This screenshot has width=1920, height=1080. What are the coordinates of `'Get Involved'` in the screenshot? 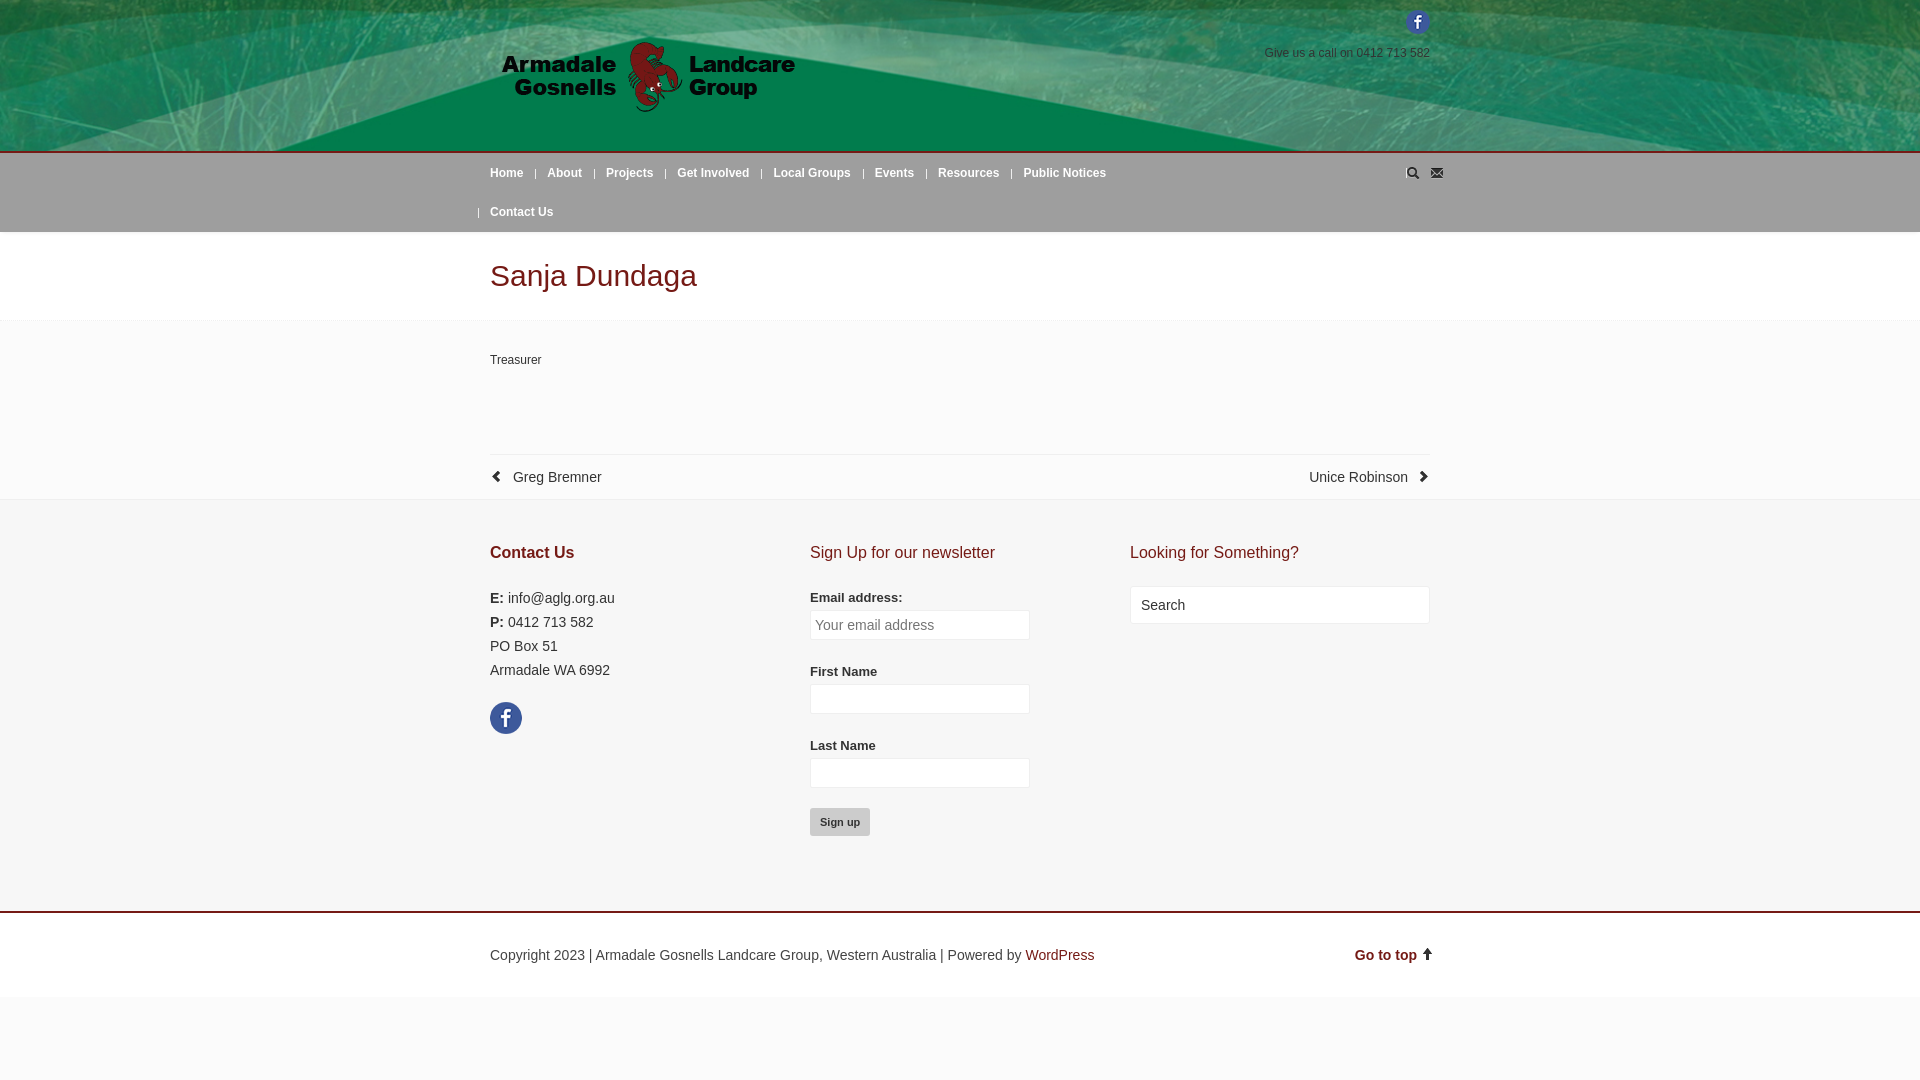 It's located at (713, 172).